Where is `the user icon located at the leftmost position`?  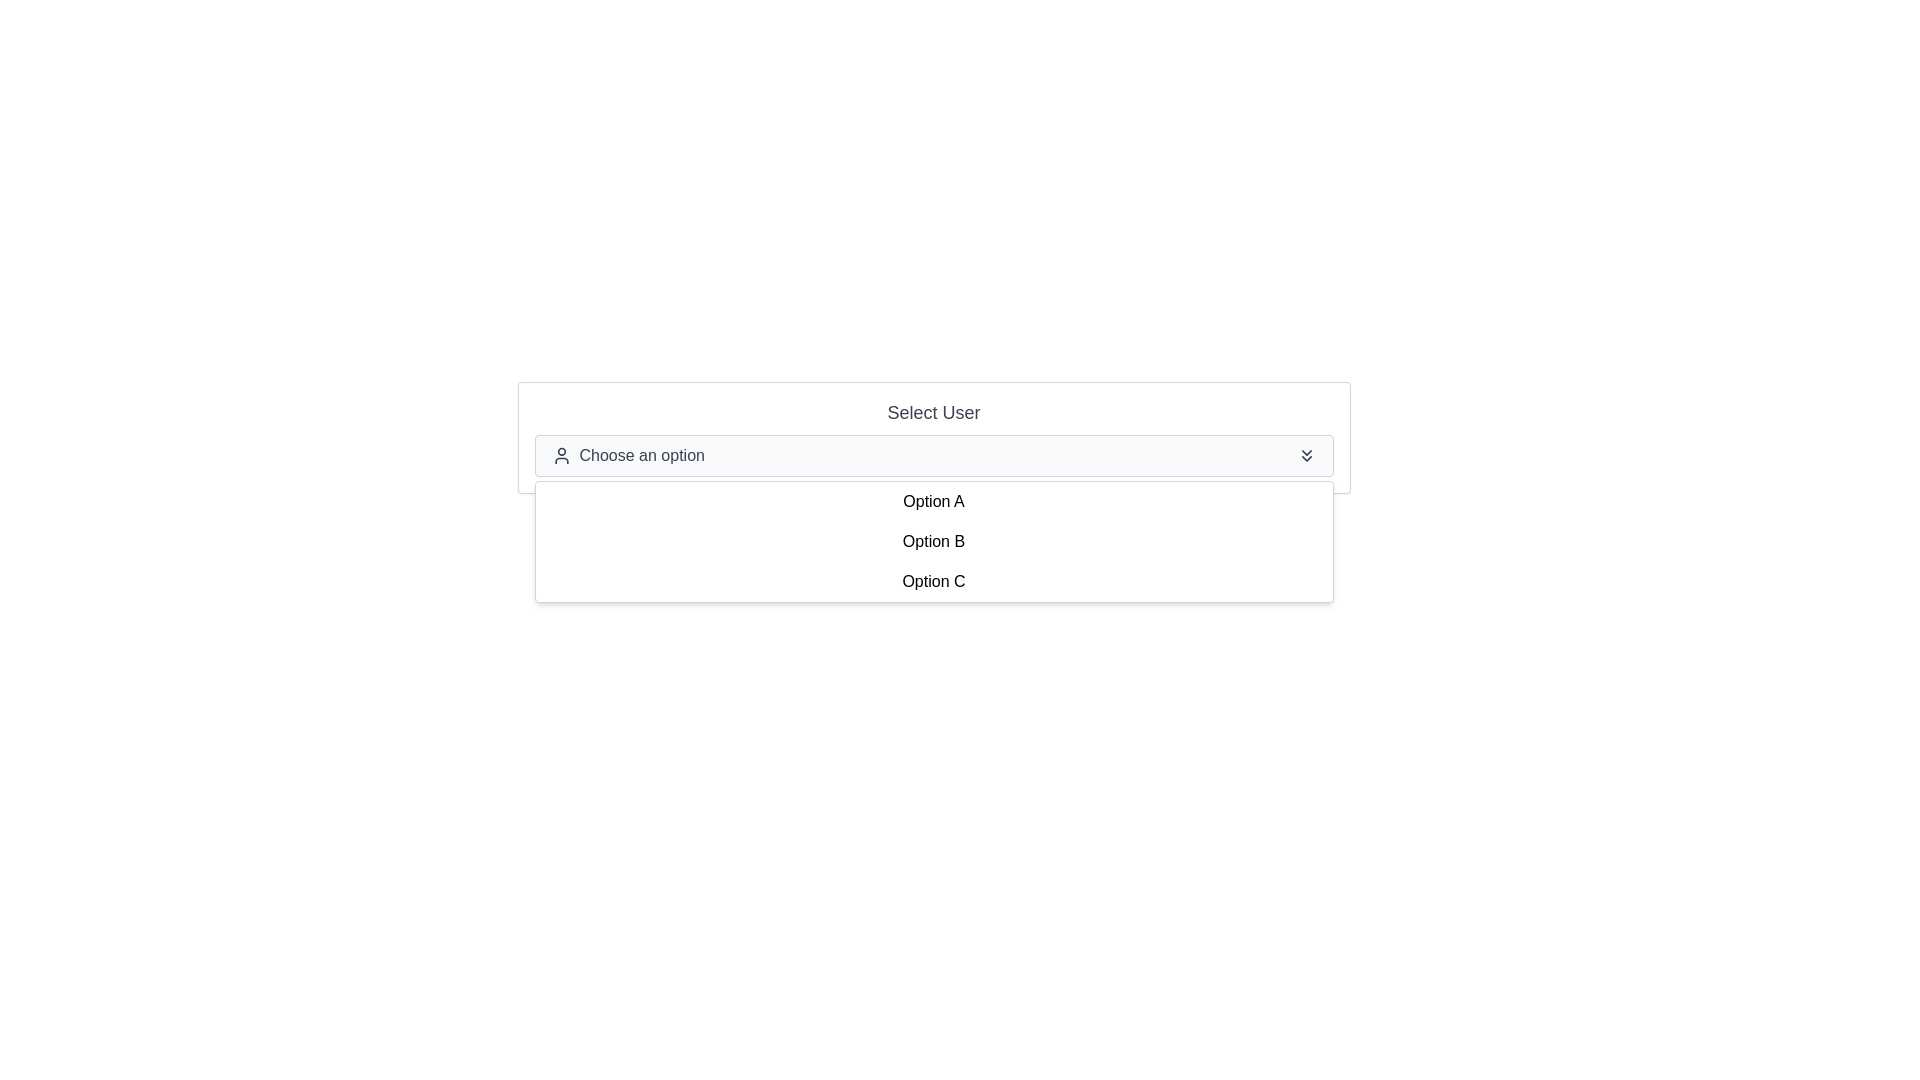
the user icon located at the leftmost position is located at coordinates (560, 455).